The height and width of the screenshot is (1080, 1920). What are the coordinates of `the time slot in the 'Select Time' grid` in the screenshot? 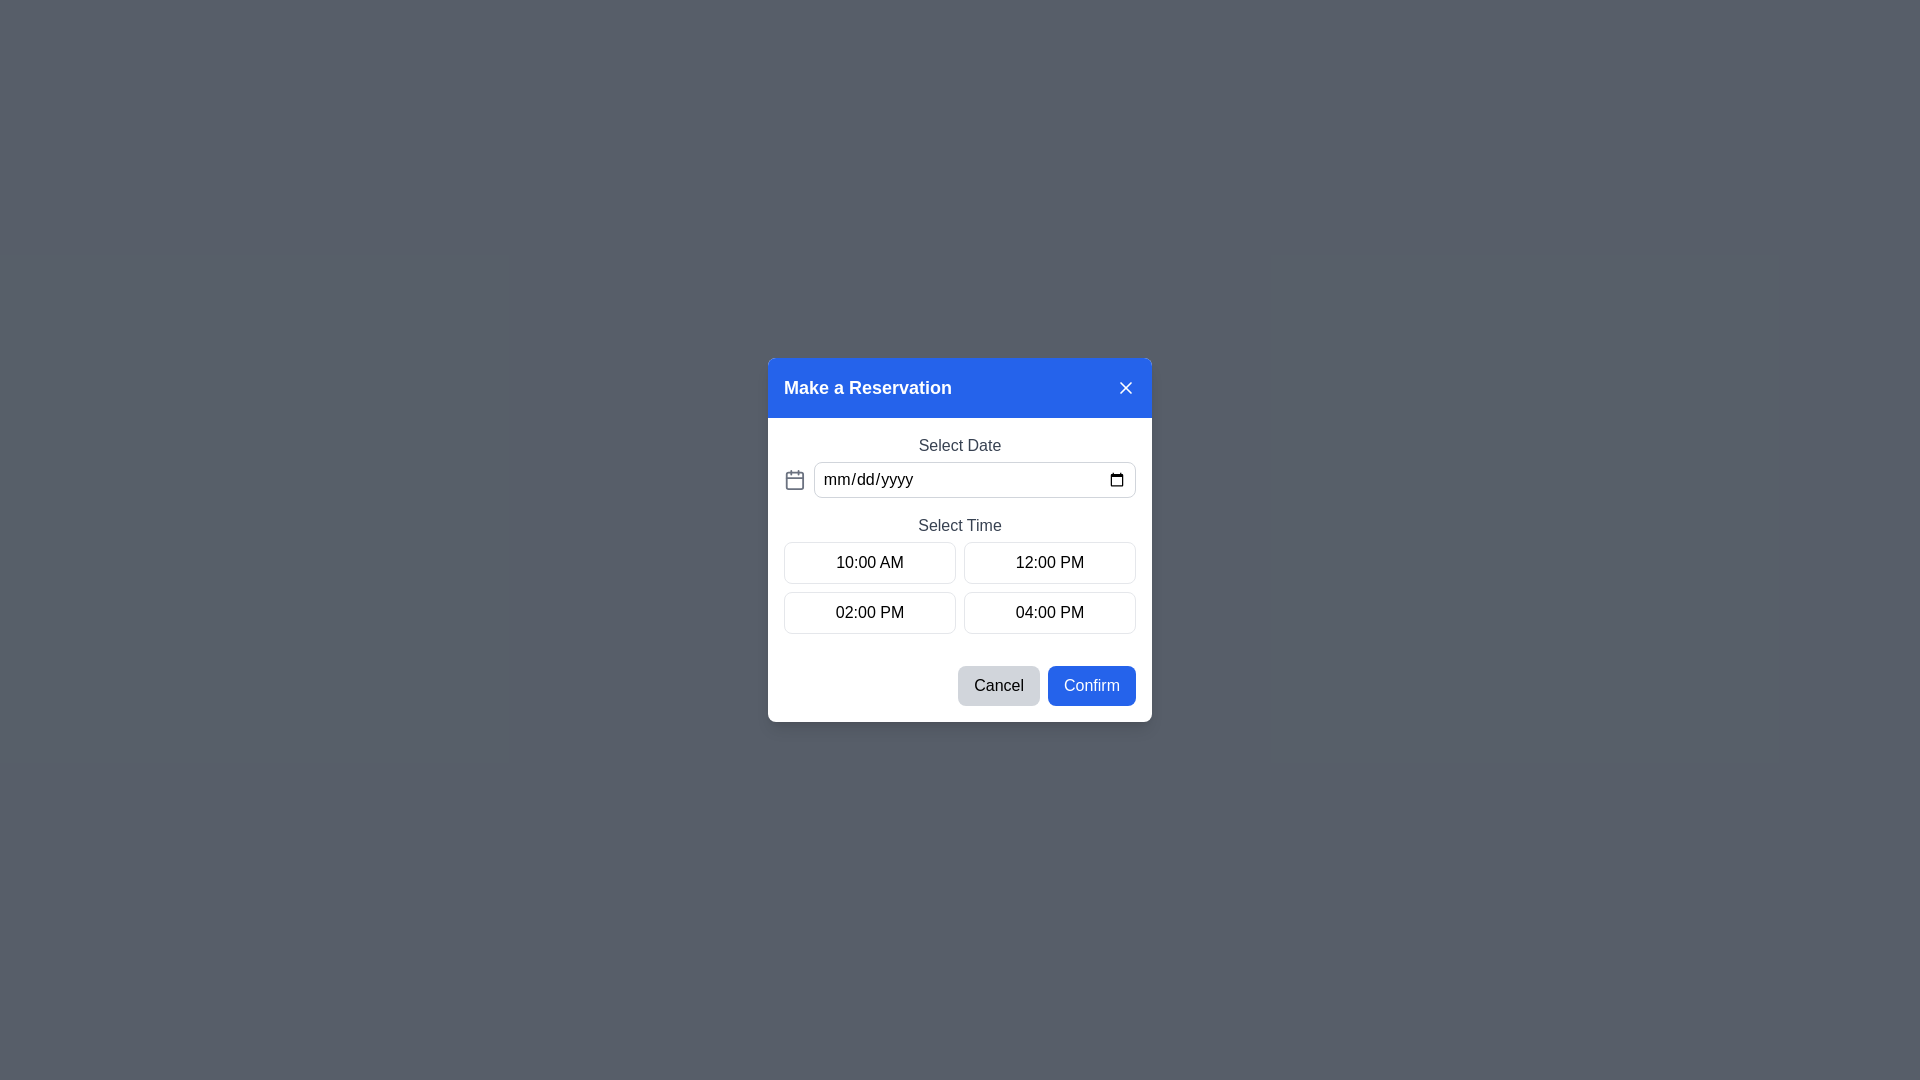 It's located at (960, 574).